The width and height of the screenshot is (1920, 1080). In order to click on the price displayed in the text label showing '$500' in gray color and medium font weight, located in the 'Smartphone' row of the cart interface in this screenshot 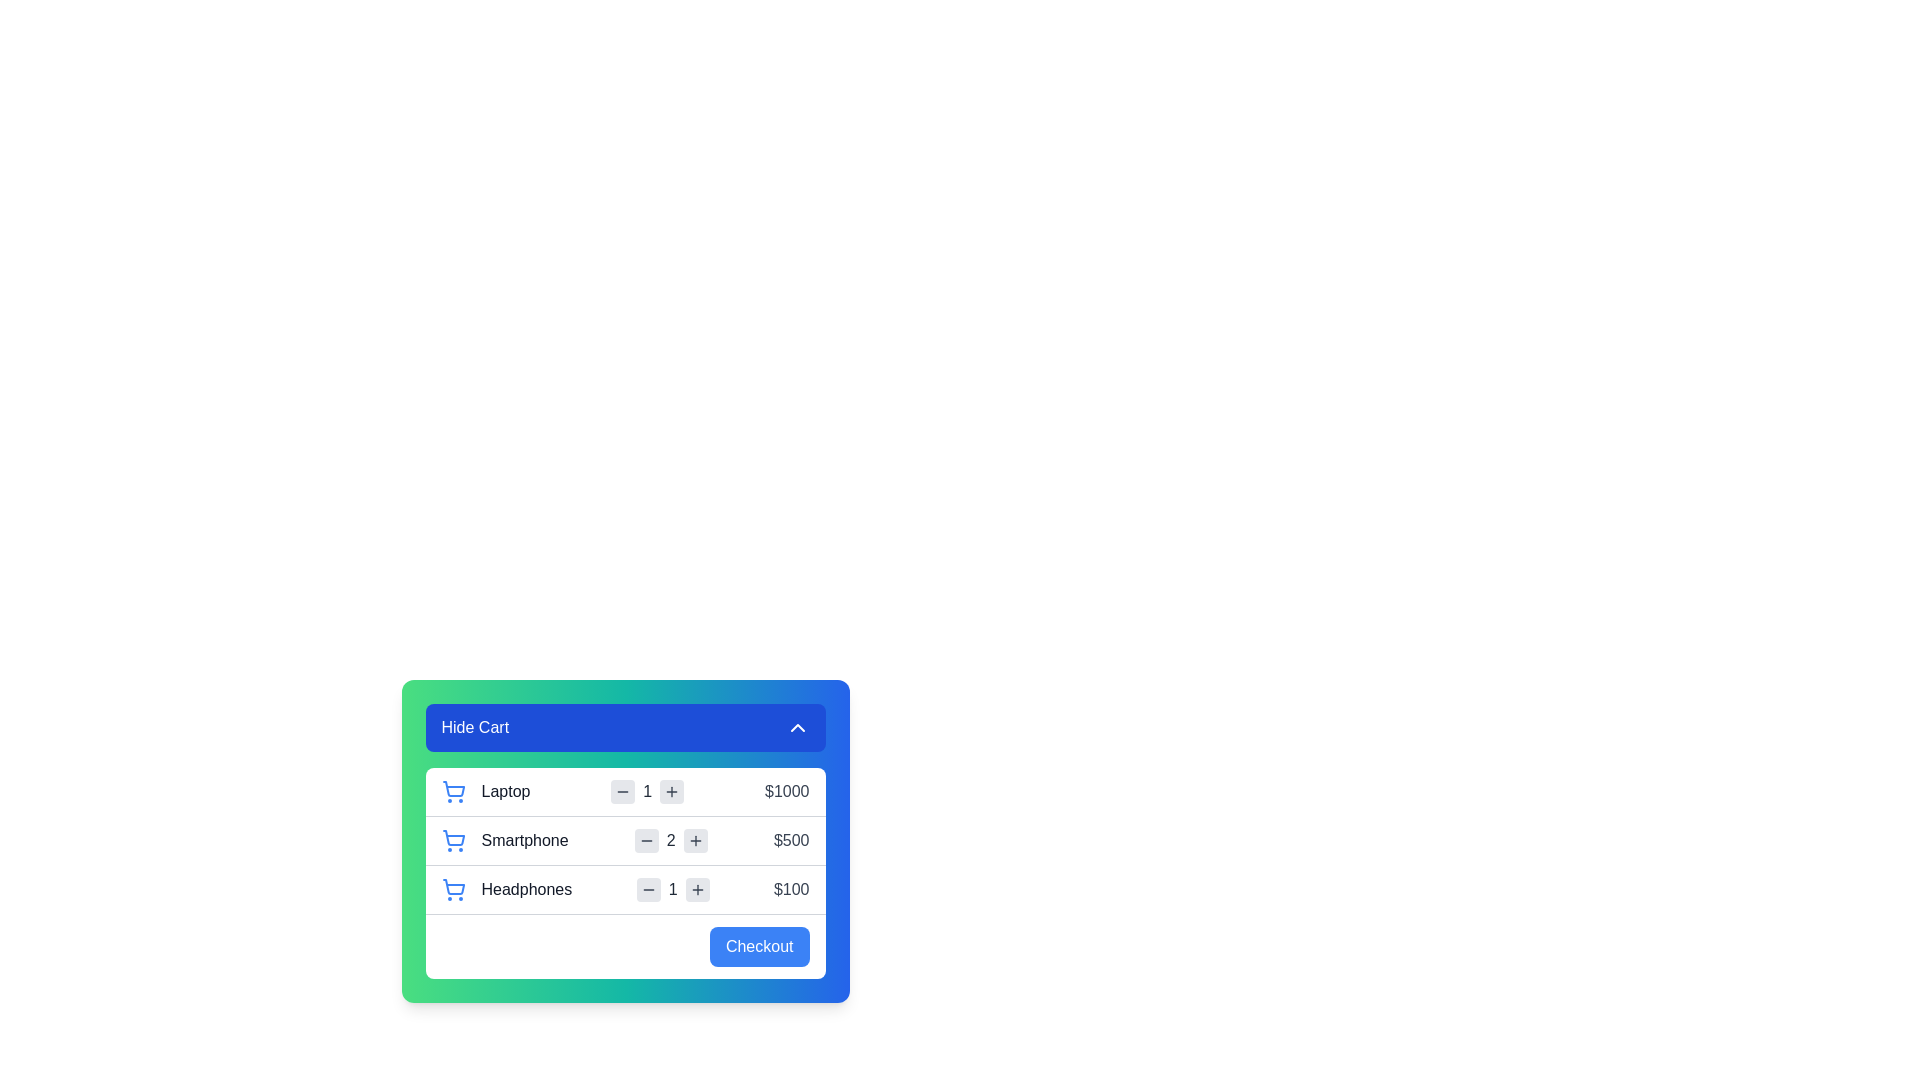, I will do `click(790, 840)`.